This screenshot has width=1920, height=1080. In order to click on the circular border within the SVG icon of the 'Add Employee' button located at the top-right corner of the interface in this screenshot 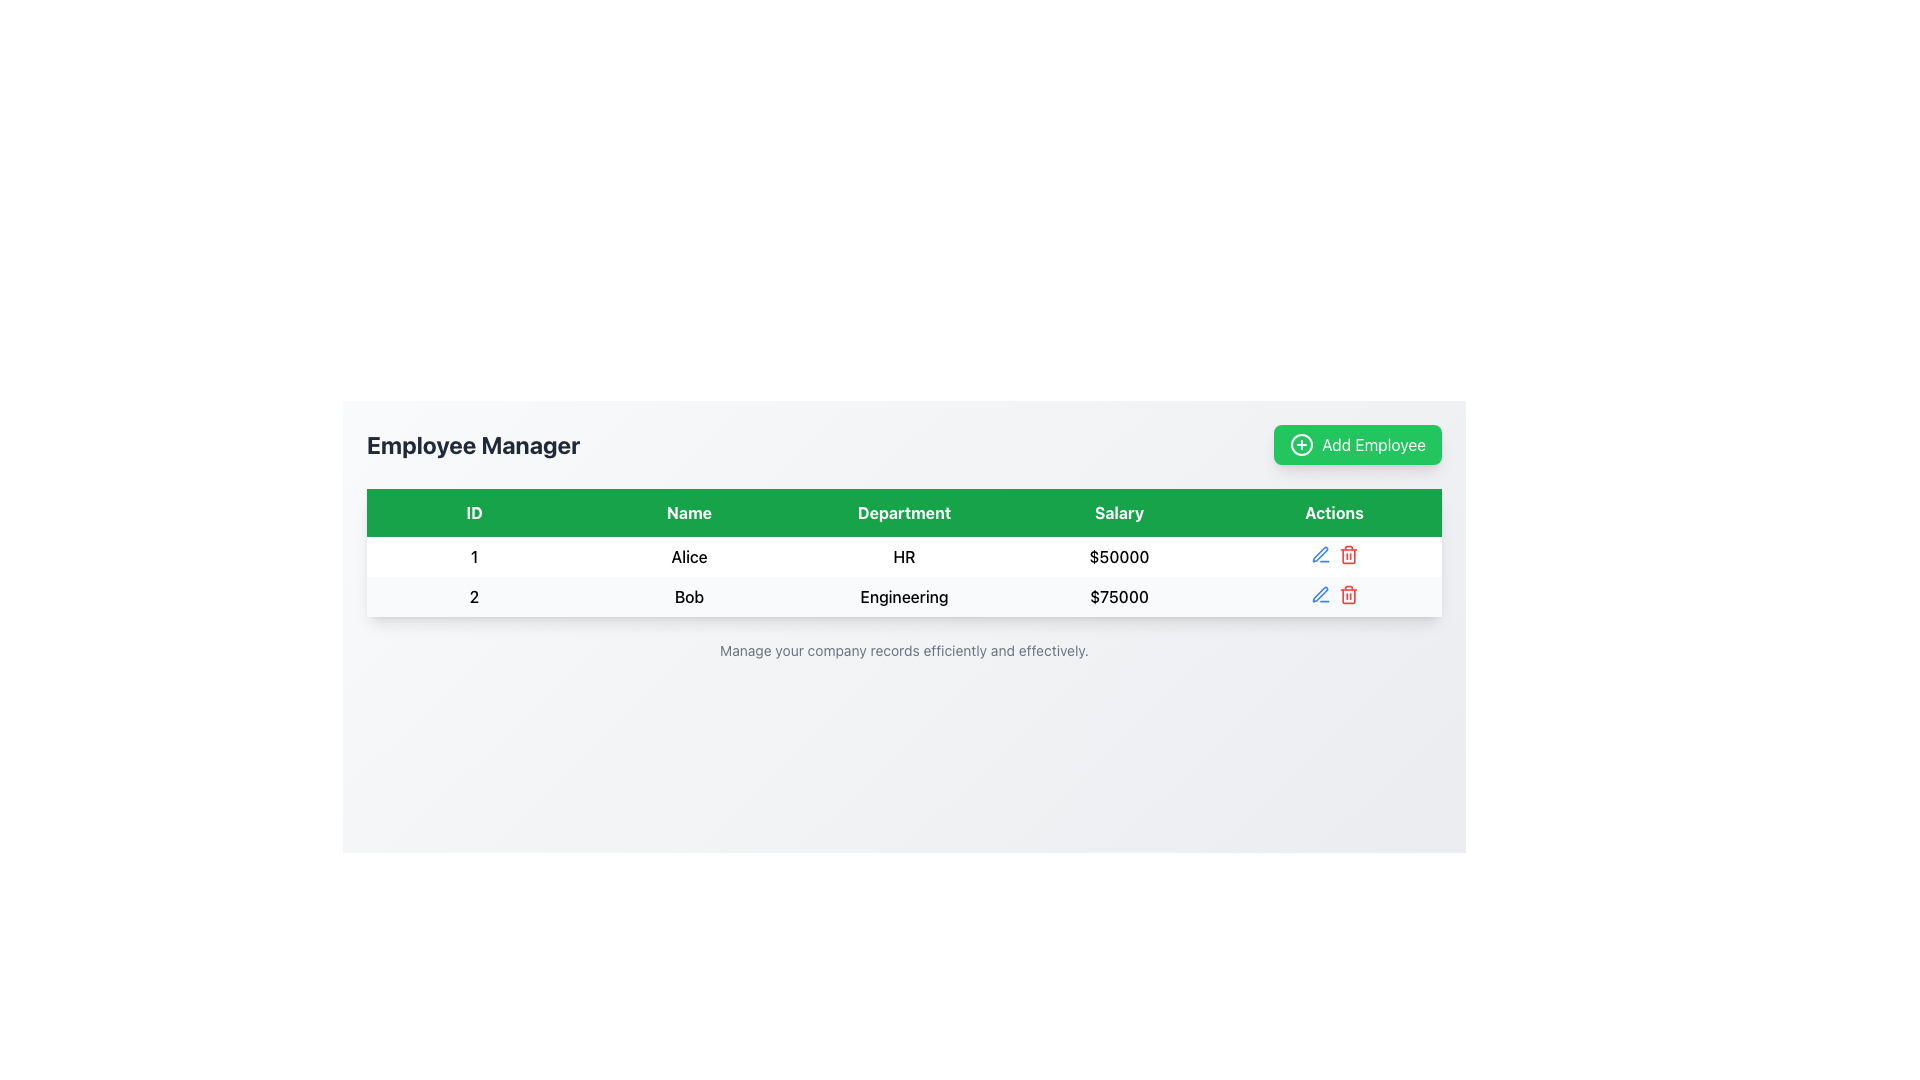, I will do `click(1302, 443)`.